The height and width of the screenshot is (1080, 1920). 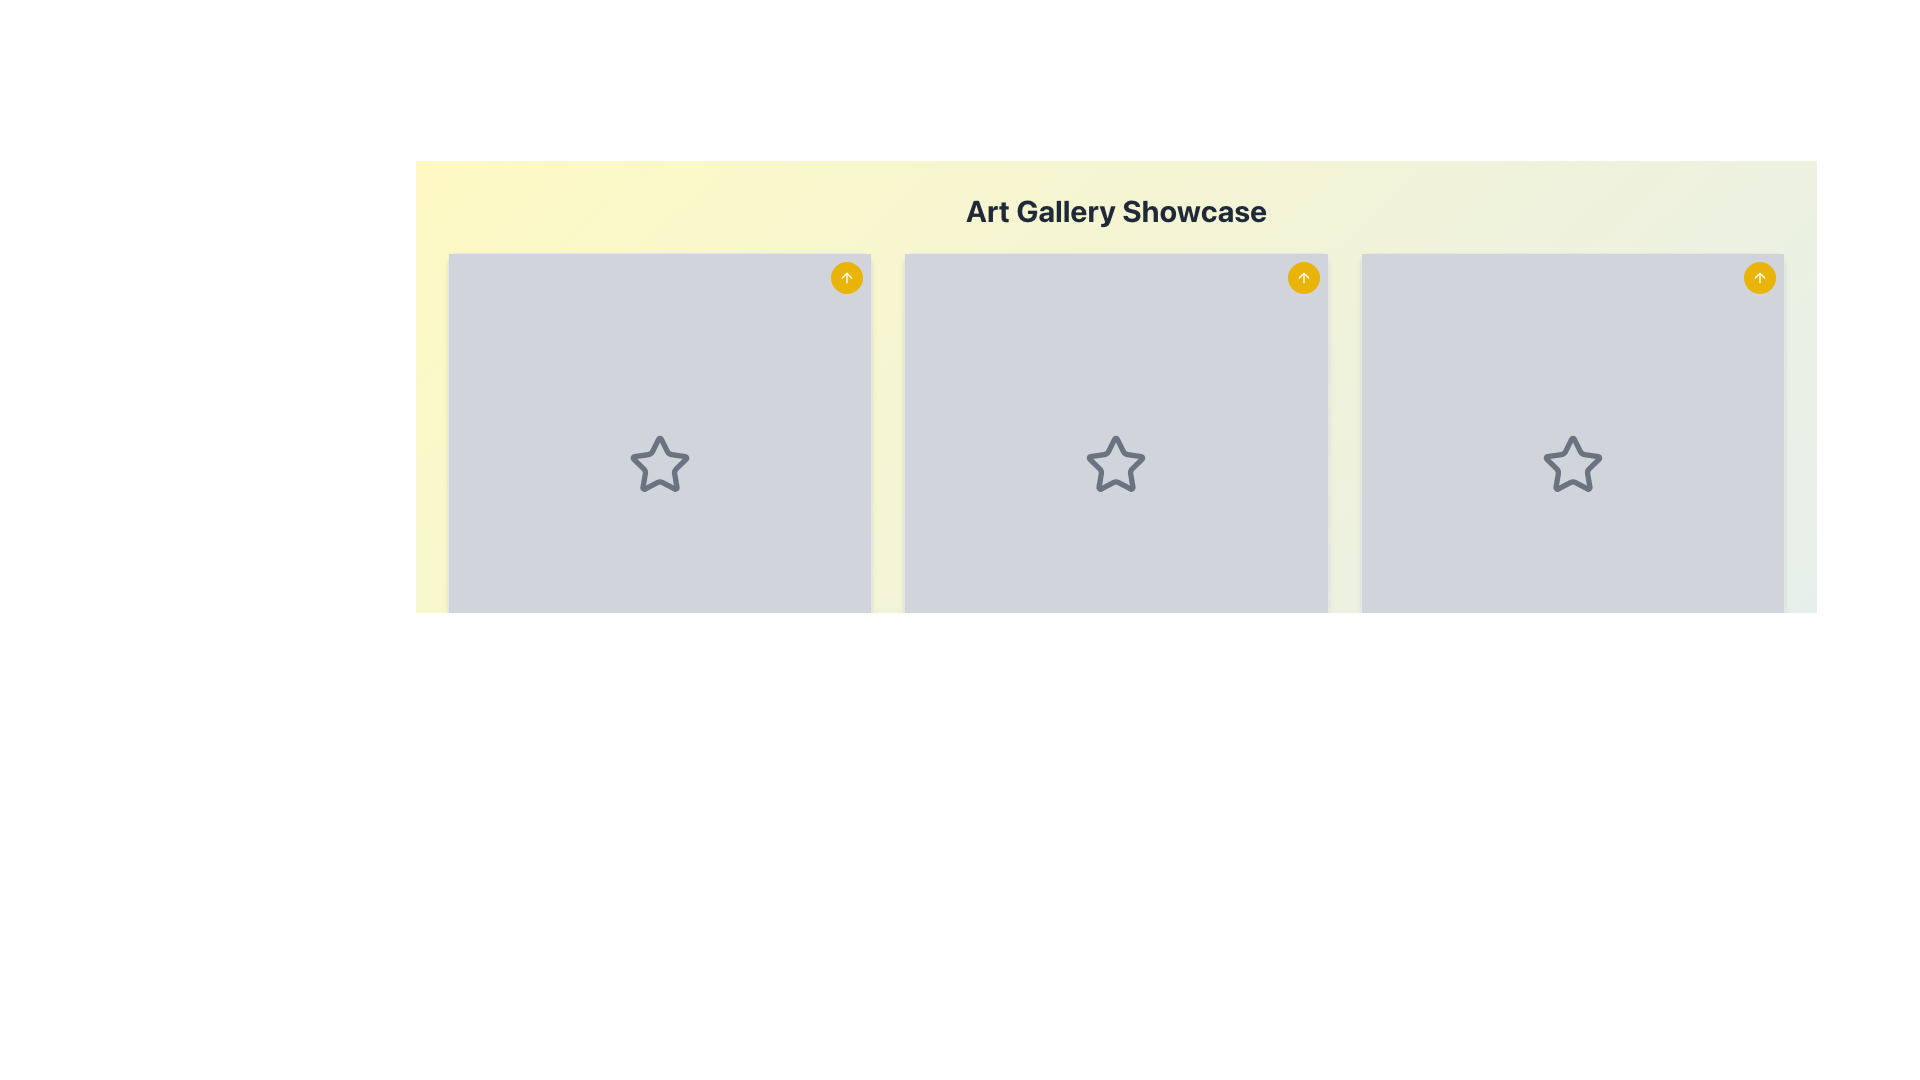 What do you see at coordinates (660, 463) in the screenshot?
I see `the leftmost star icon in the 'Art Gallery Showcase'` at bounding box center [660, 463].